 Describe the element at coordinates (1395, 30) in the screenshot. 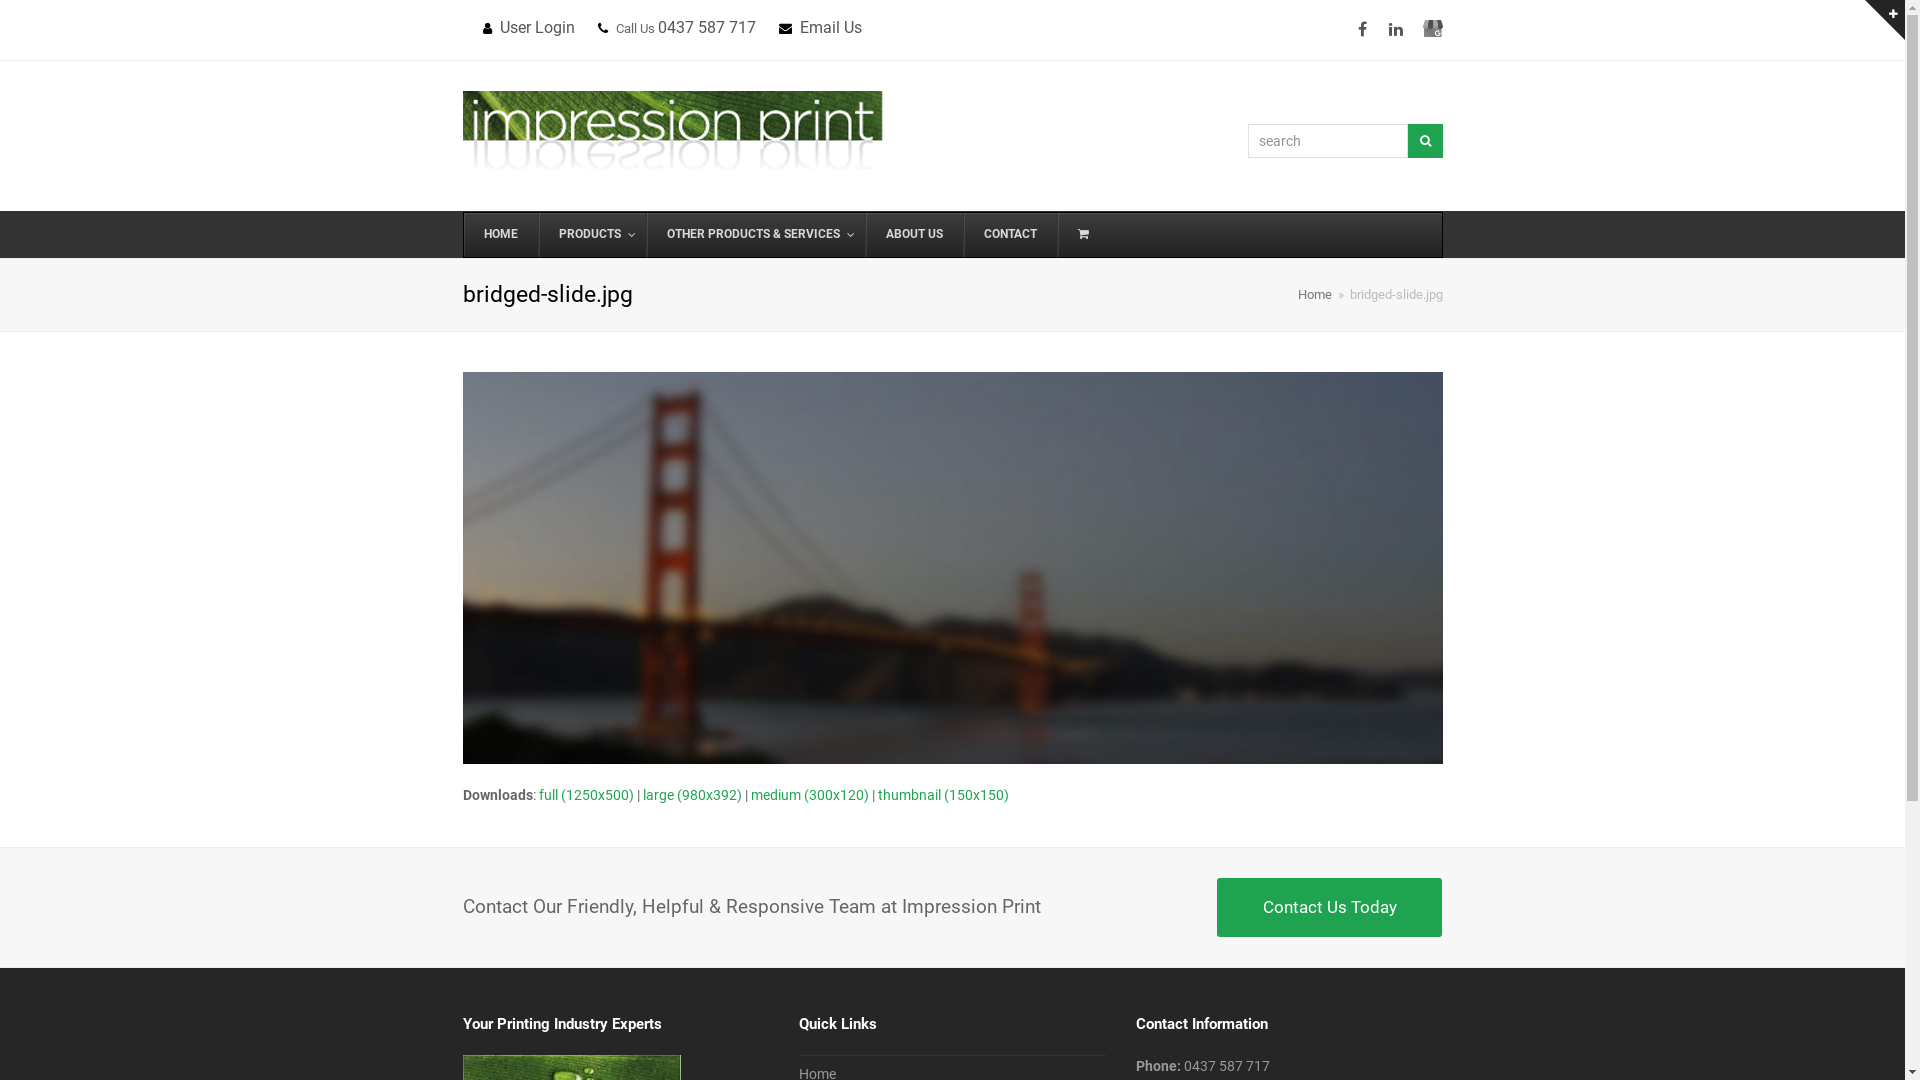

I see `'LinkedIn'` at that location.